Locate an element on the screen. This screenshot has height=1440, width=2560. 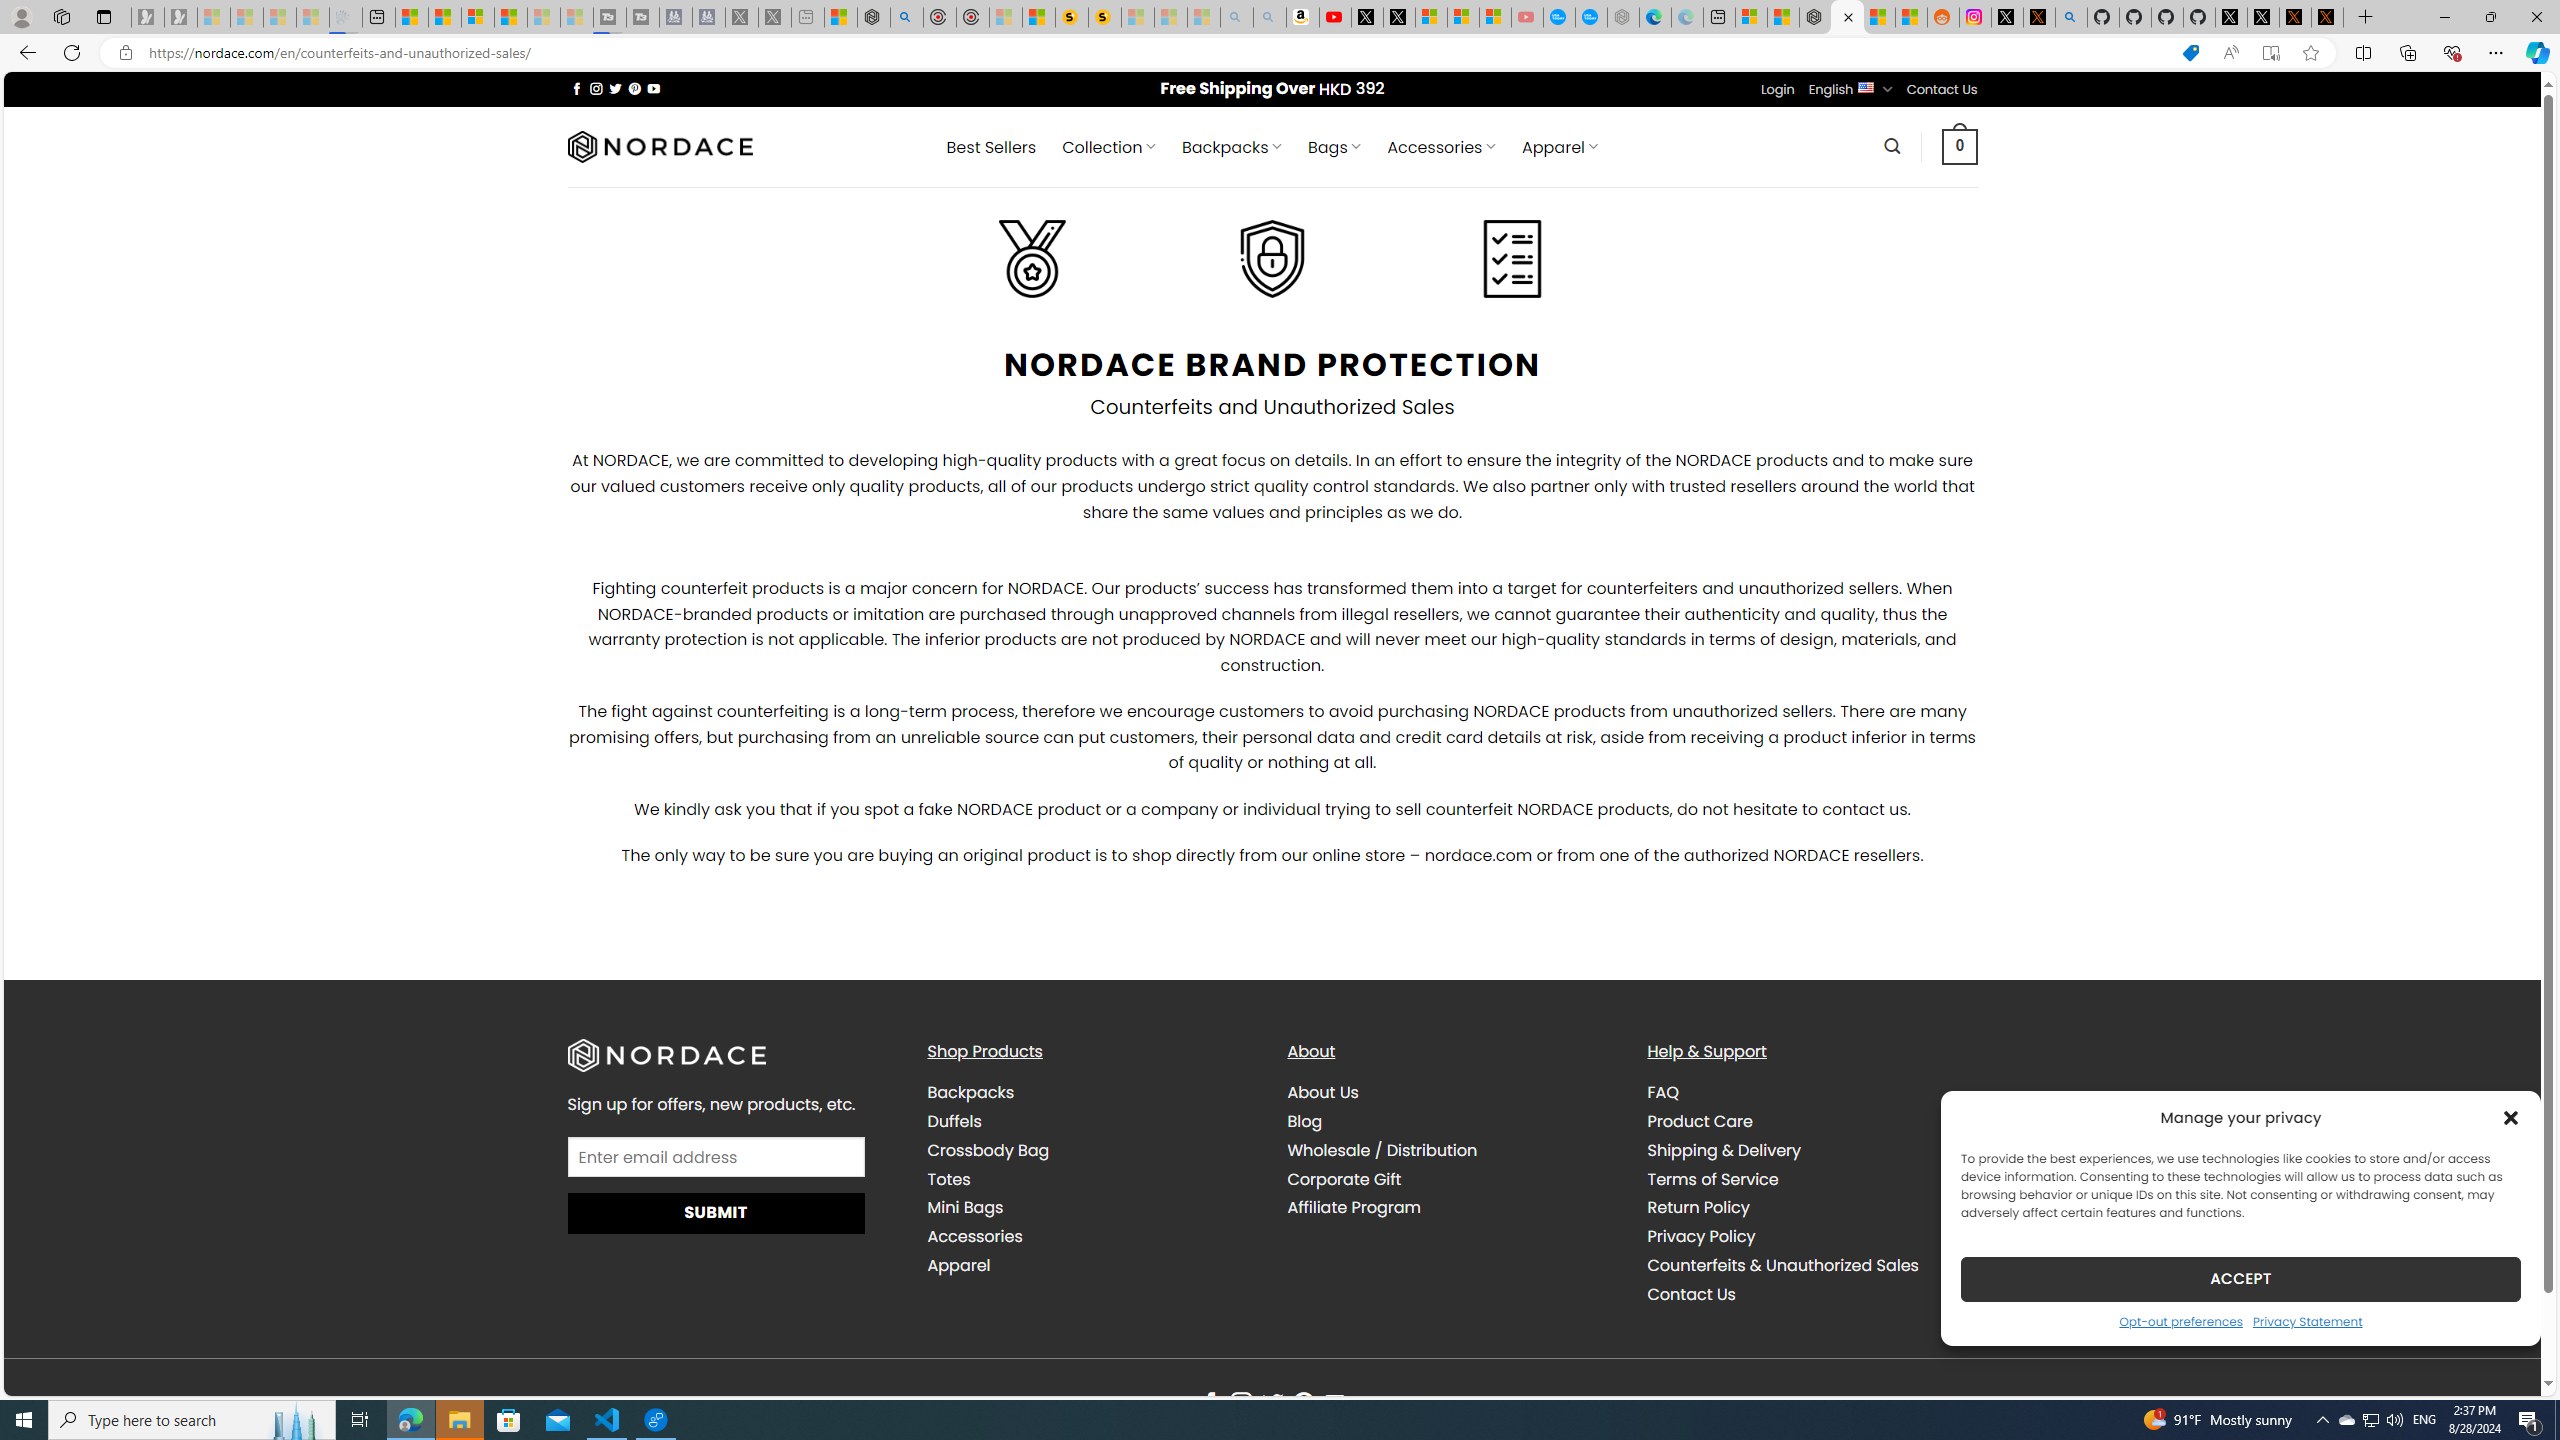
'Totes' is located at coordinates (947, 1177).